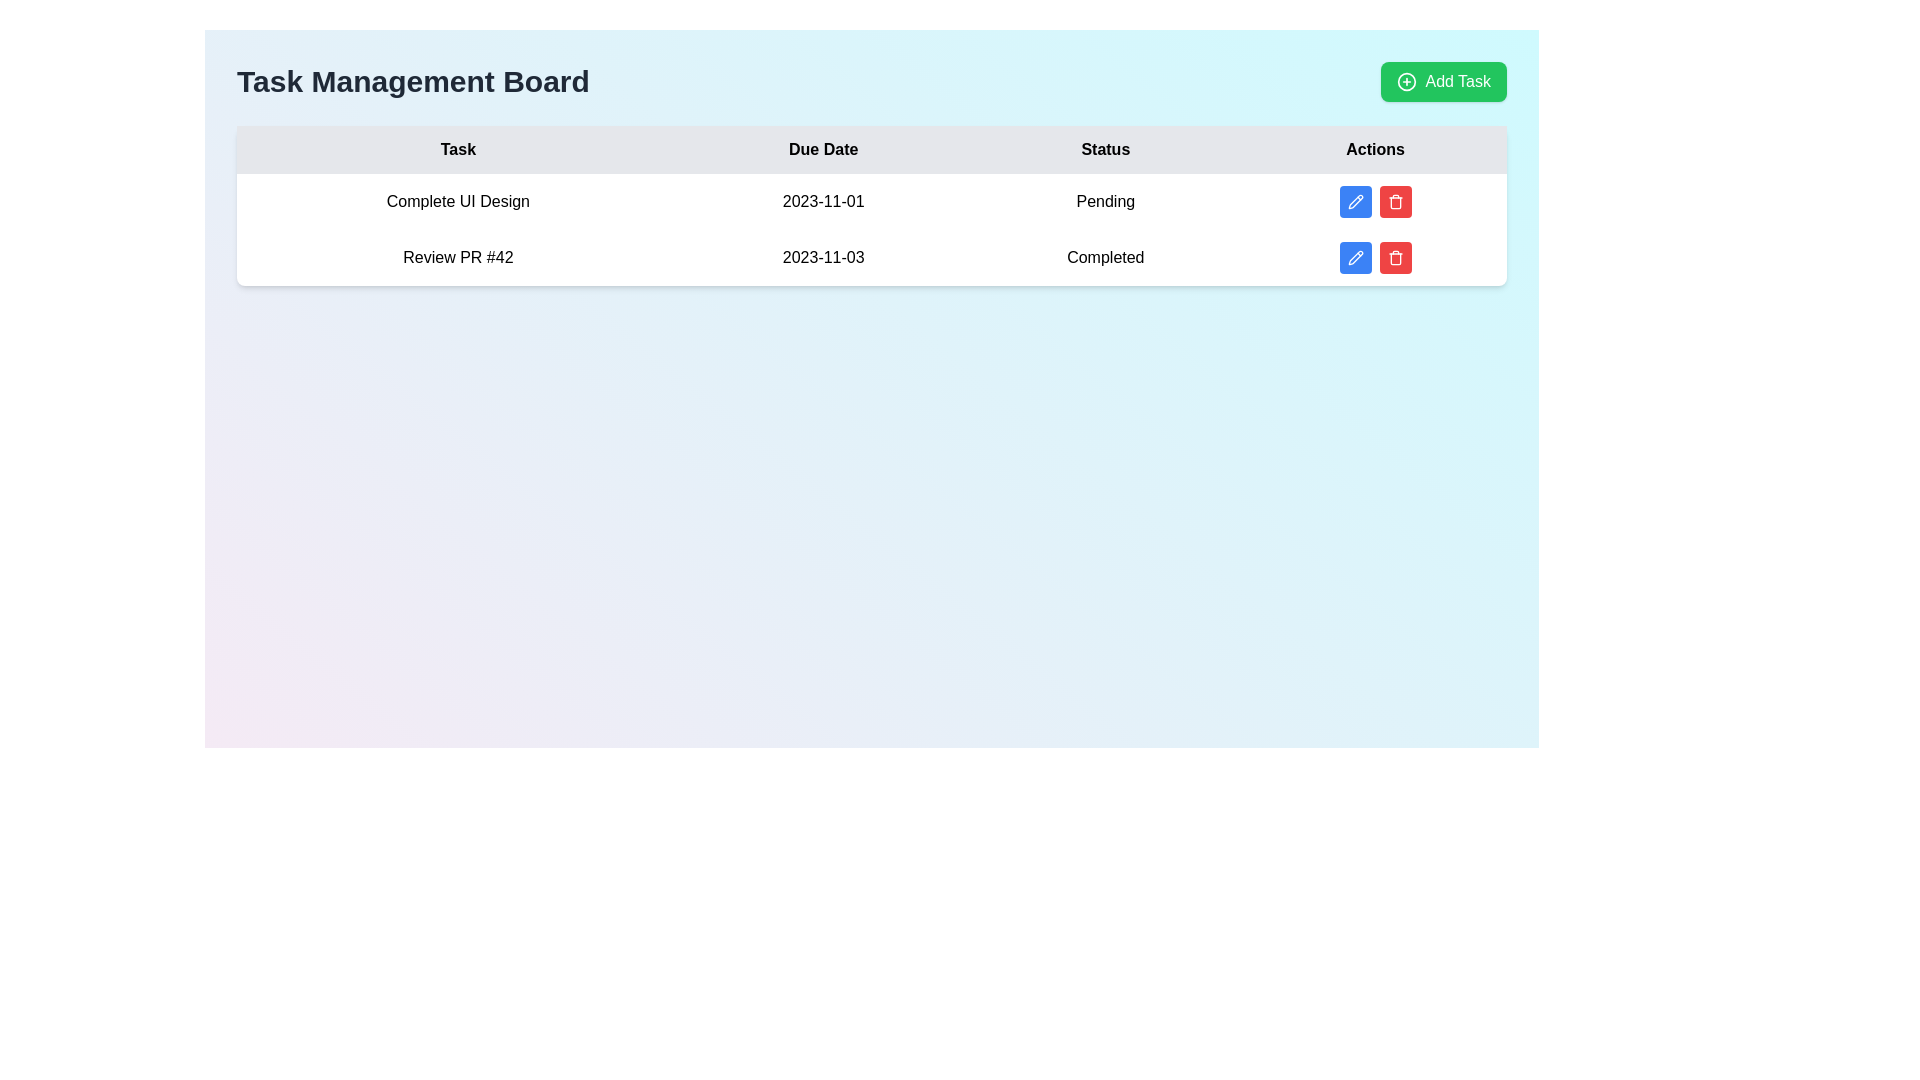  What do you see at coordinates (1405, 80) in the screenshot?
I see `the circular icon with a plus symbol ('+') in the center, which is part of the green button located in the top-right corner` at bounding box center [1405, 80].